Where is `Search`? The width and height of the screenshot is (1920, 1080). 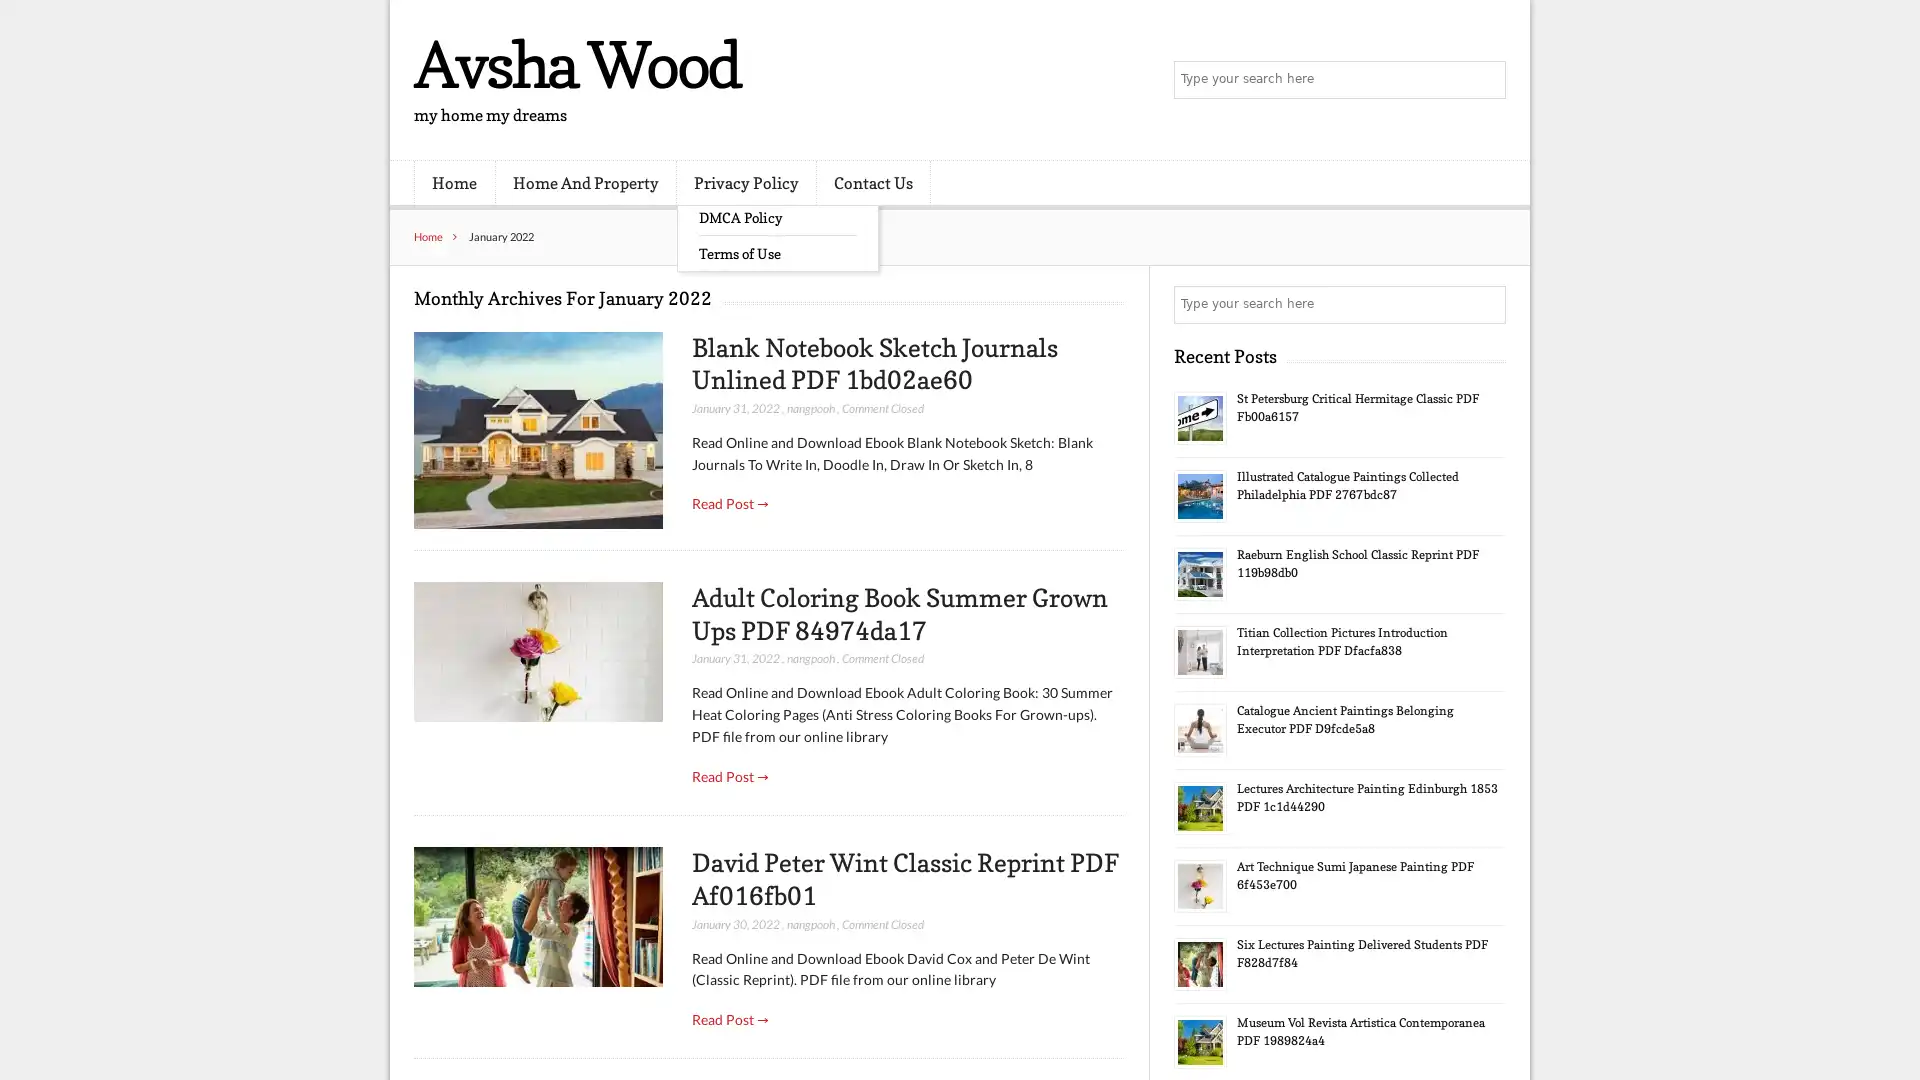 Search is located at coordinates (1485, 80).